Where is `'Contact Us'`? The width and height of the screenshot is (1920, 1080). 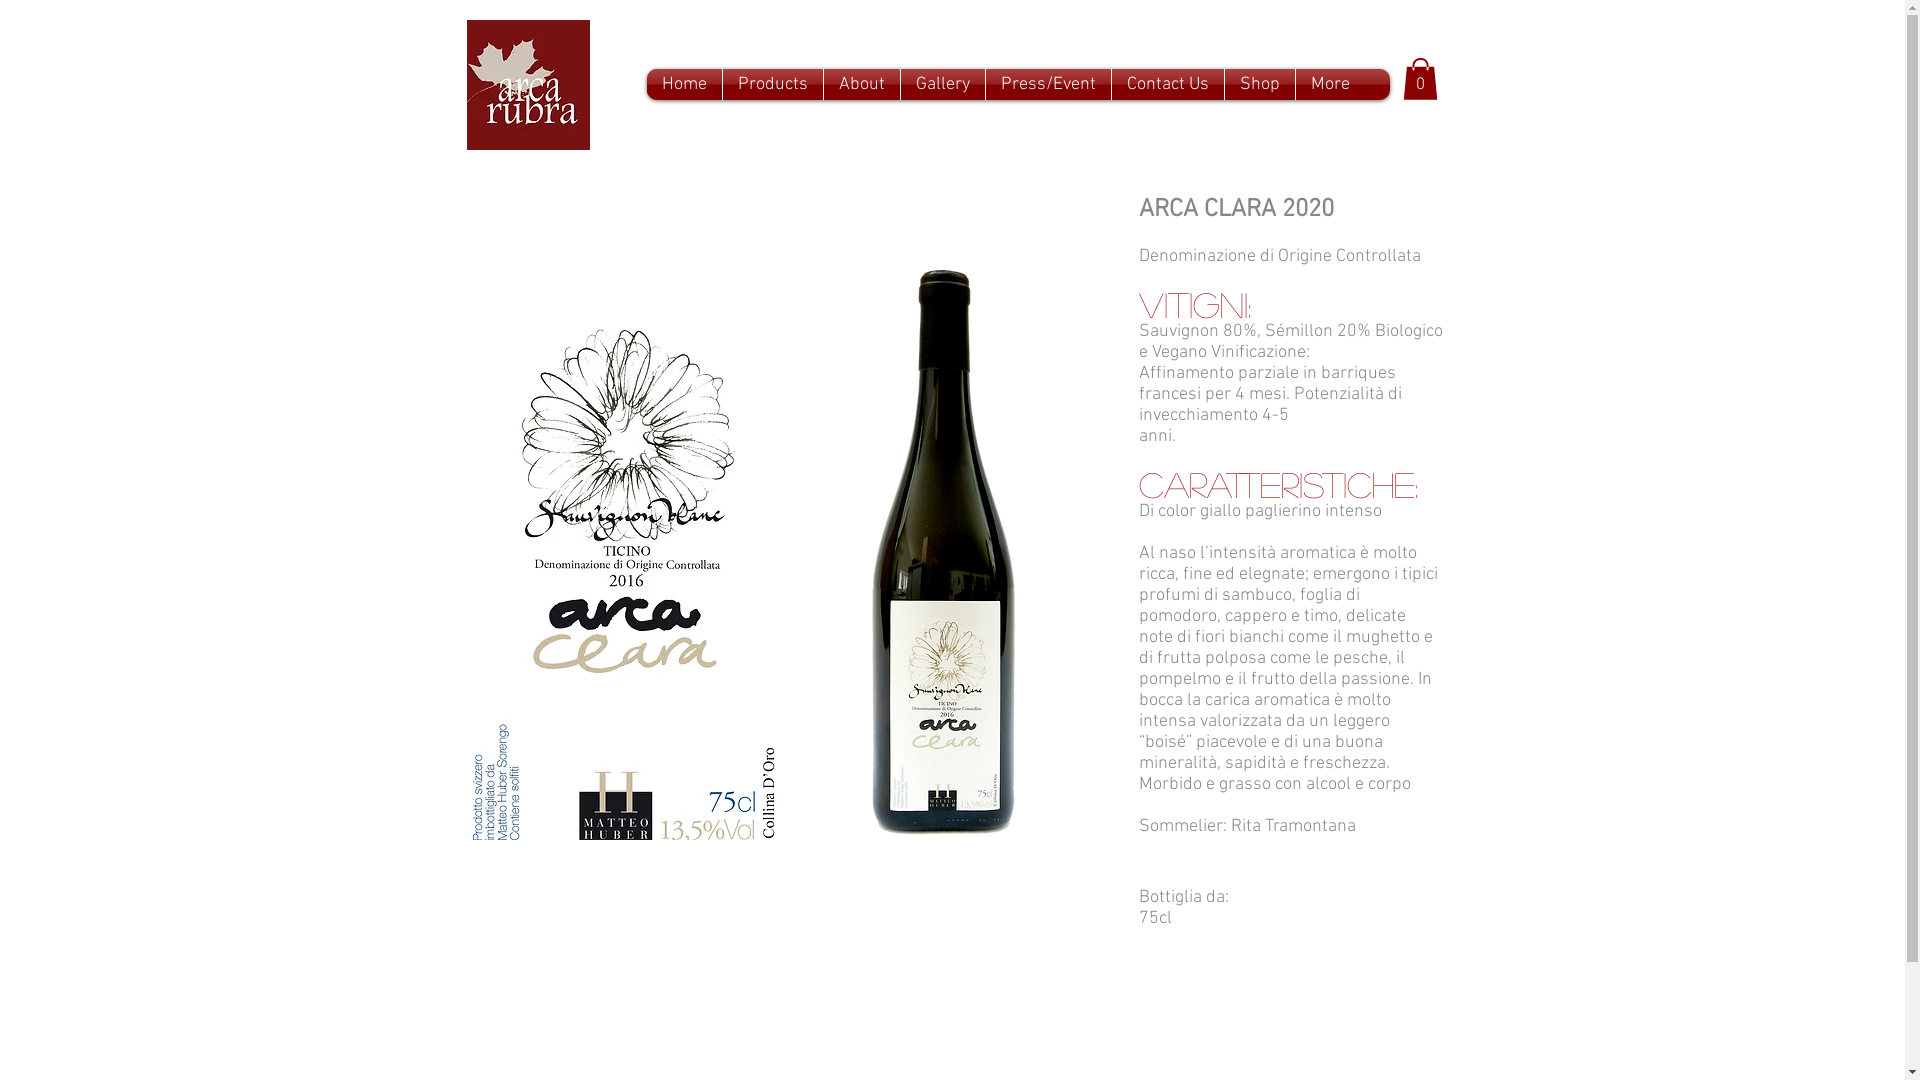
'Contact Us' is located at coordinates (1167, 83).